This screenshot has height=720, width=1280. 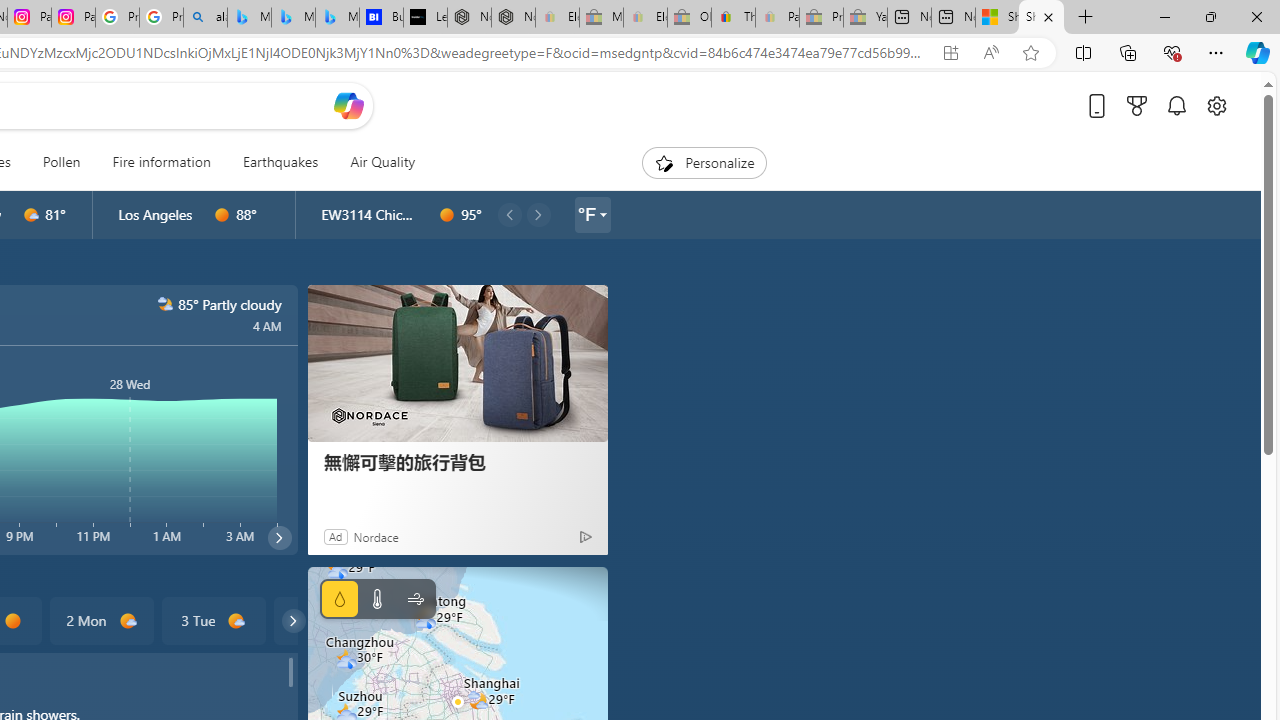 I want to click on 'Yard, Garden & Outdoor Living - Sleeping', so click(x=865, y=17).